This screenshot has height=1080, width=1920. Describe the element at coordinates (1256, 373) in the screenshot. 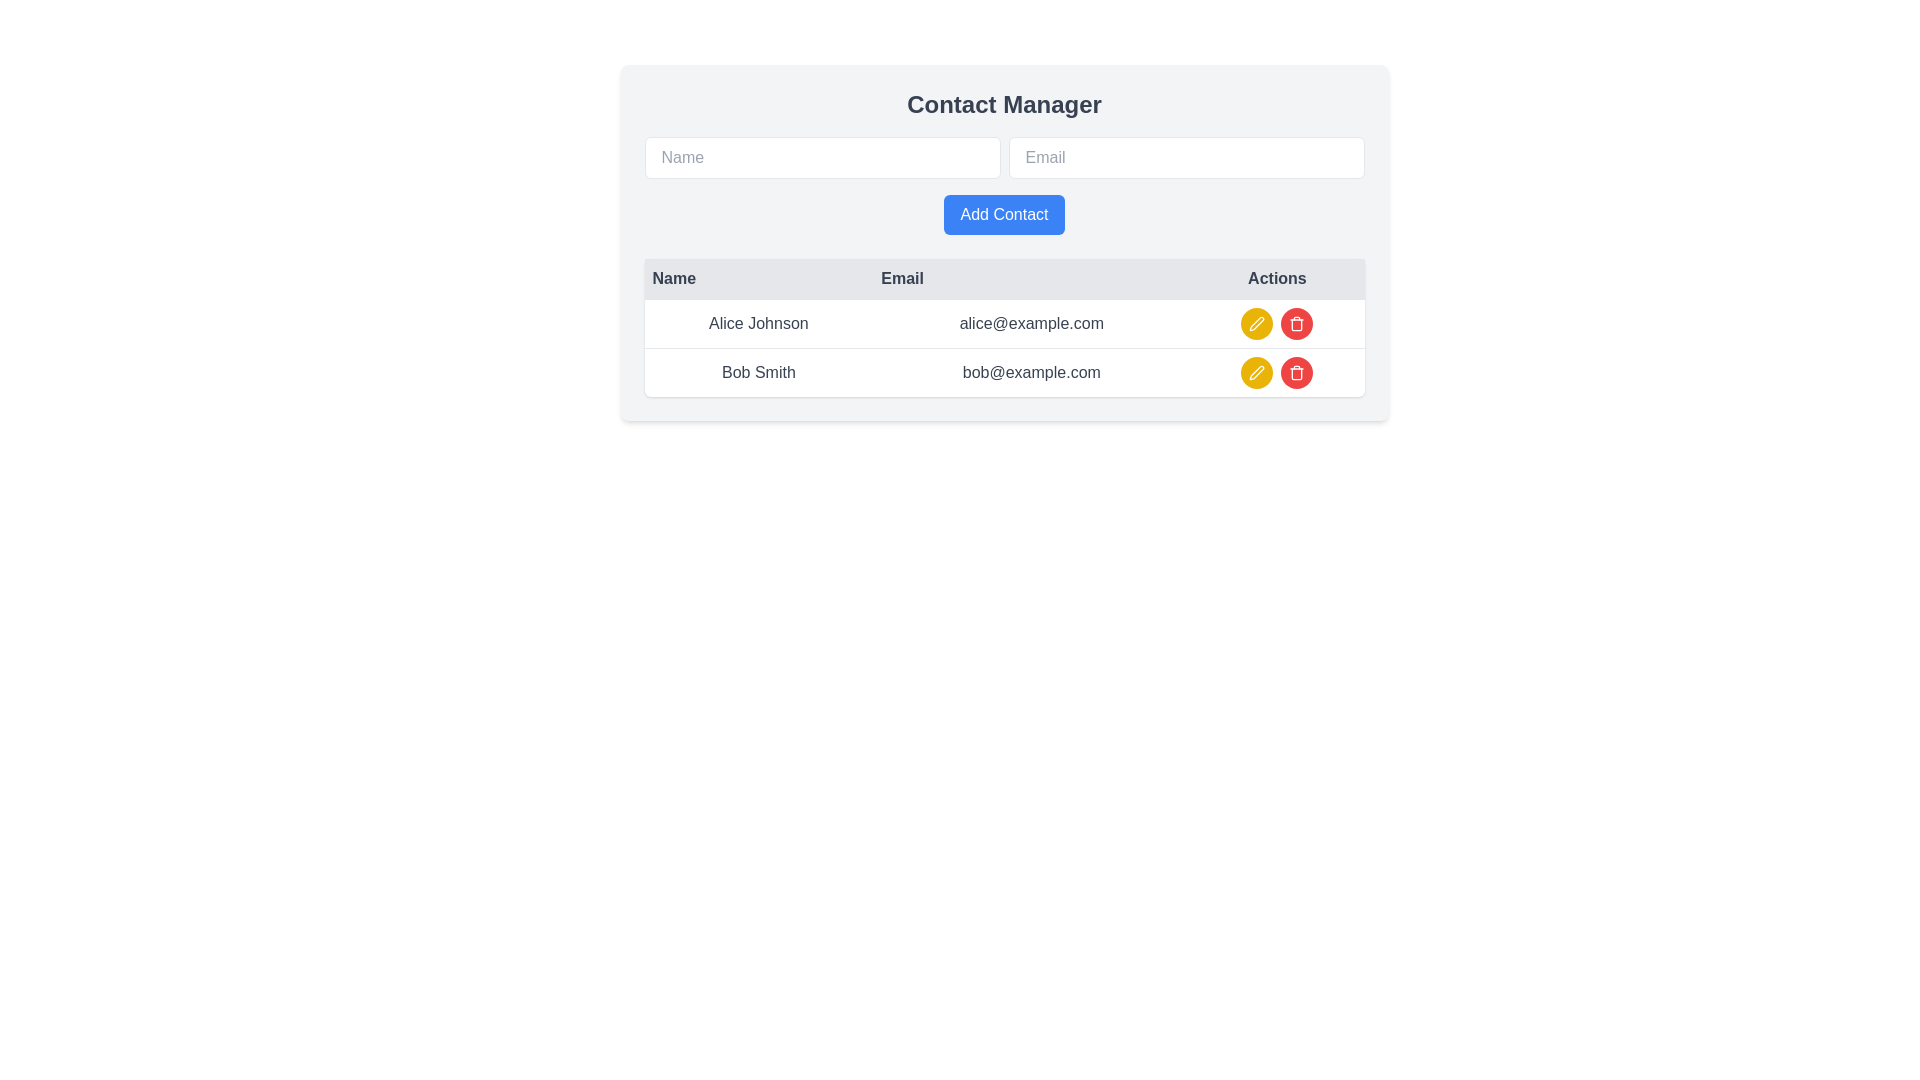

I see `the yellow pen icon button located in the 'Actions' column next to the email 'bob@example.com'` at that location.